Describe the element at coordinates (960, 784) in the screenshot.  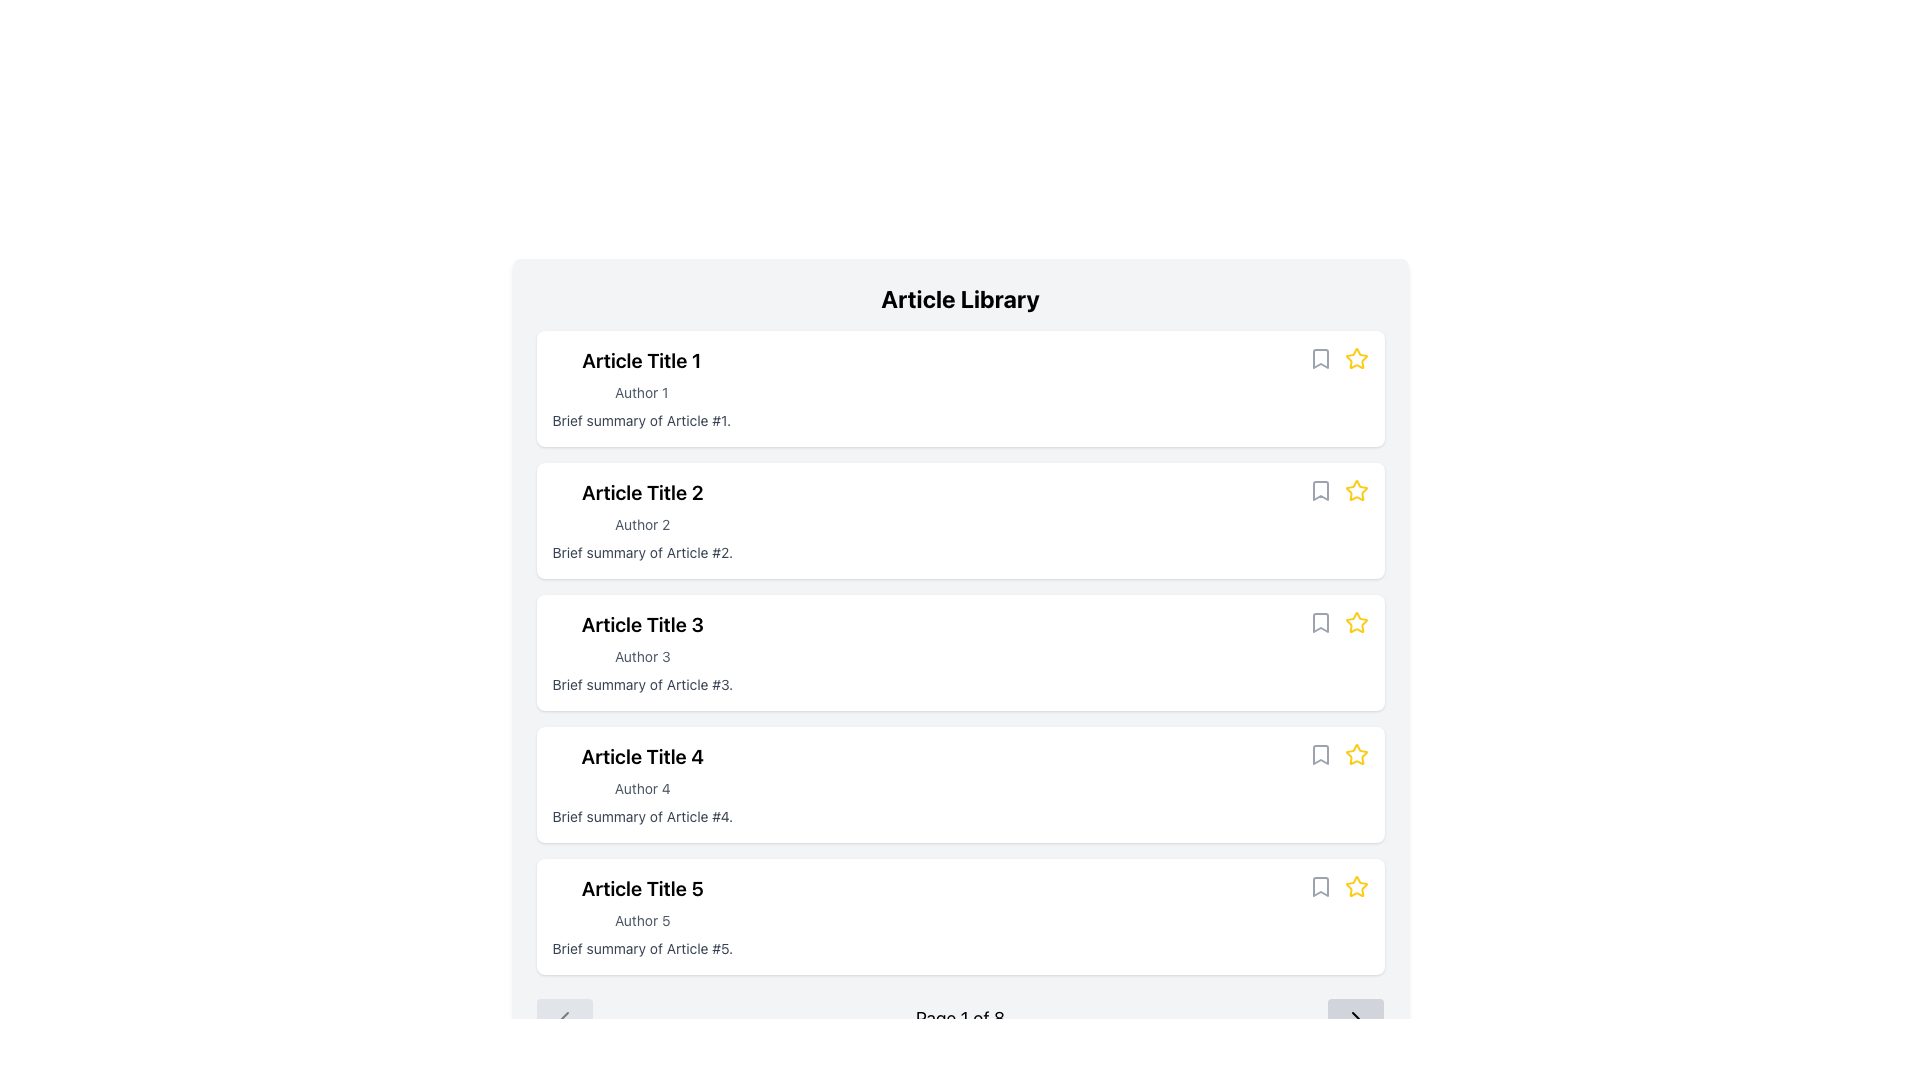
I see `title 'Article Title 4', author 'Author 4', and summary 'Brief summary of Article #4.' from the fourth card in the vertical list of article cards` at that location.